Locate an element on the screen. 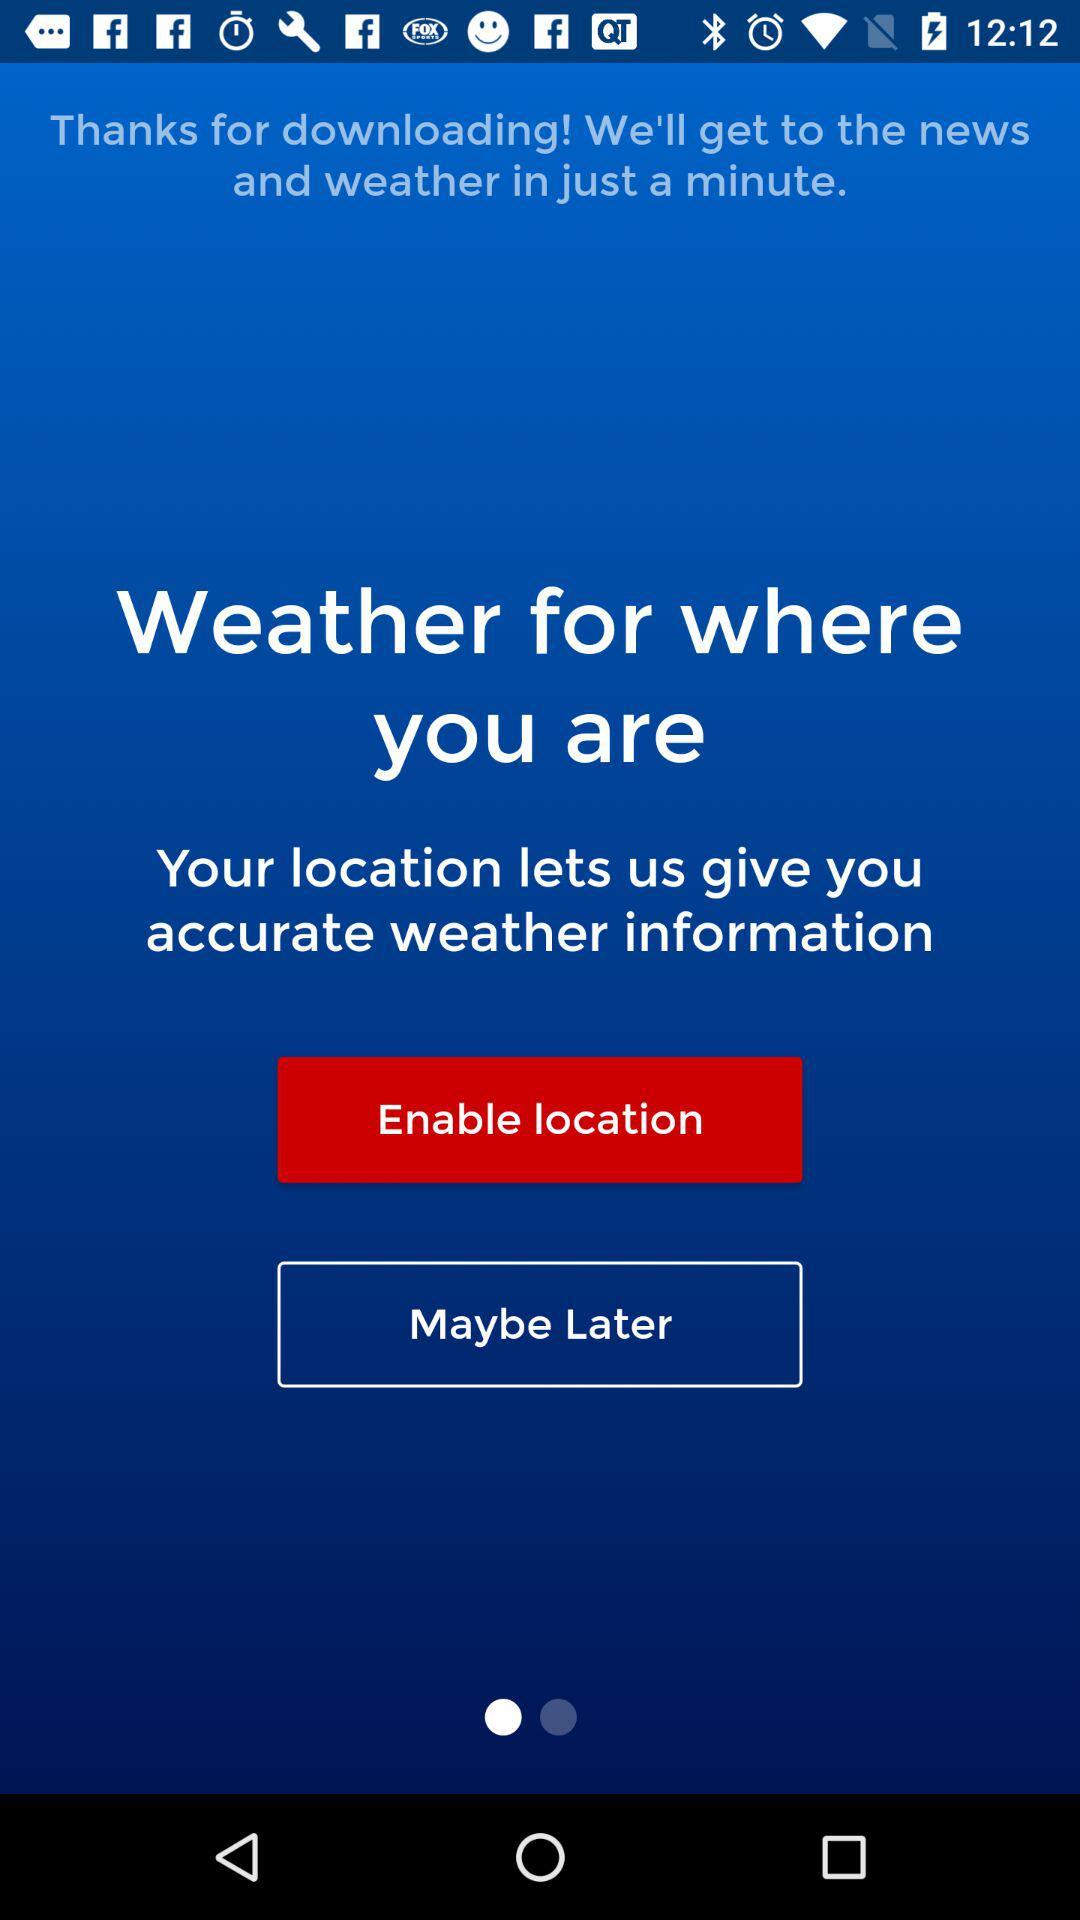 Image resolution: width=1080 pixels, height=1920 pixels. maybe later is located at coordinates (540, 1324).